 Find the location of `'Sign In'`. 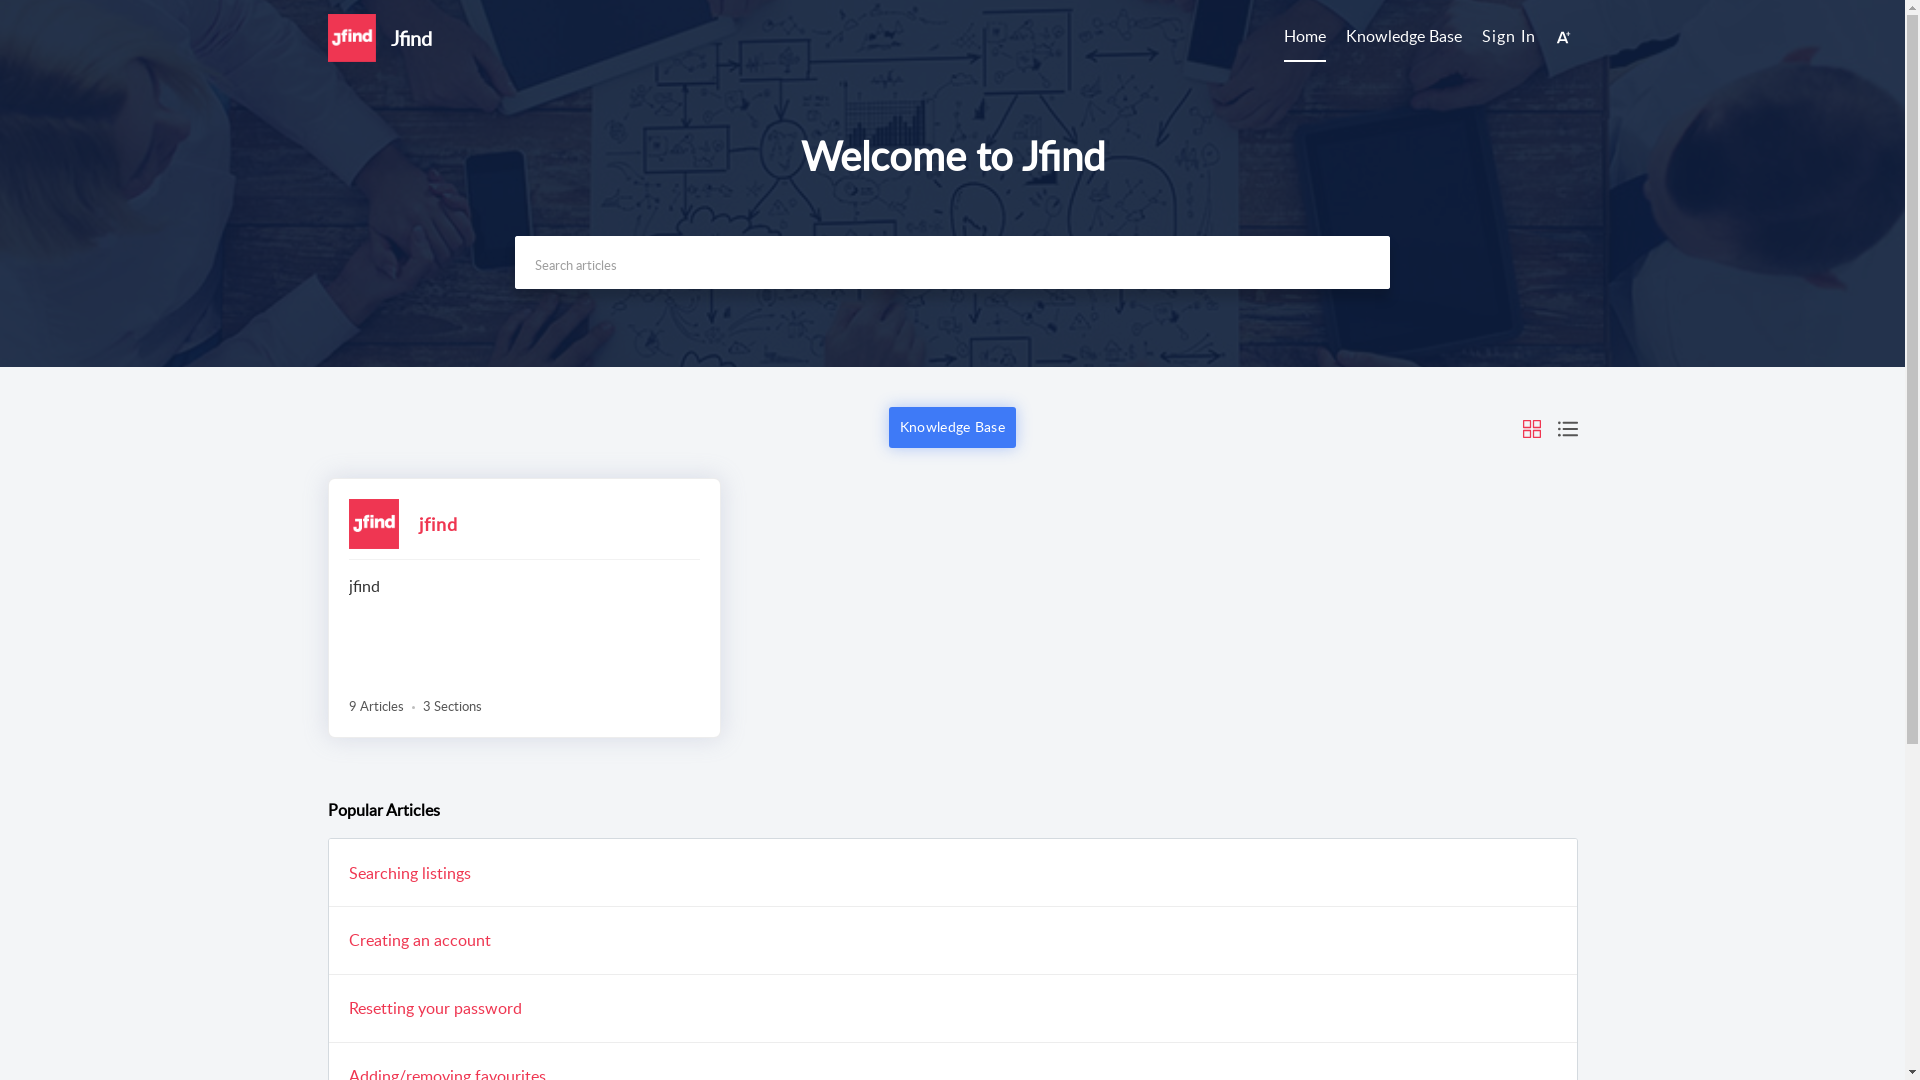

'Sign In' is located at coordinates (1508, 35).